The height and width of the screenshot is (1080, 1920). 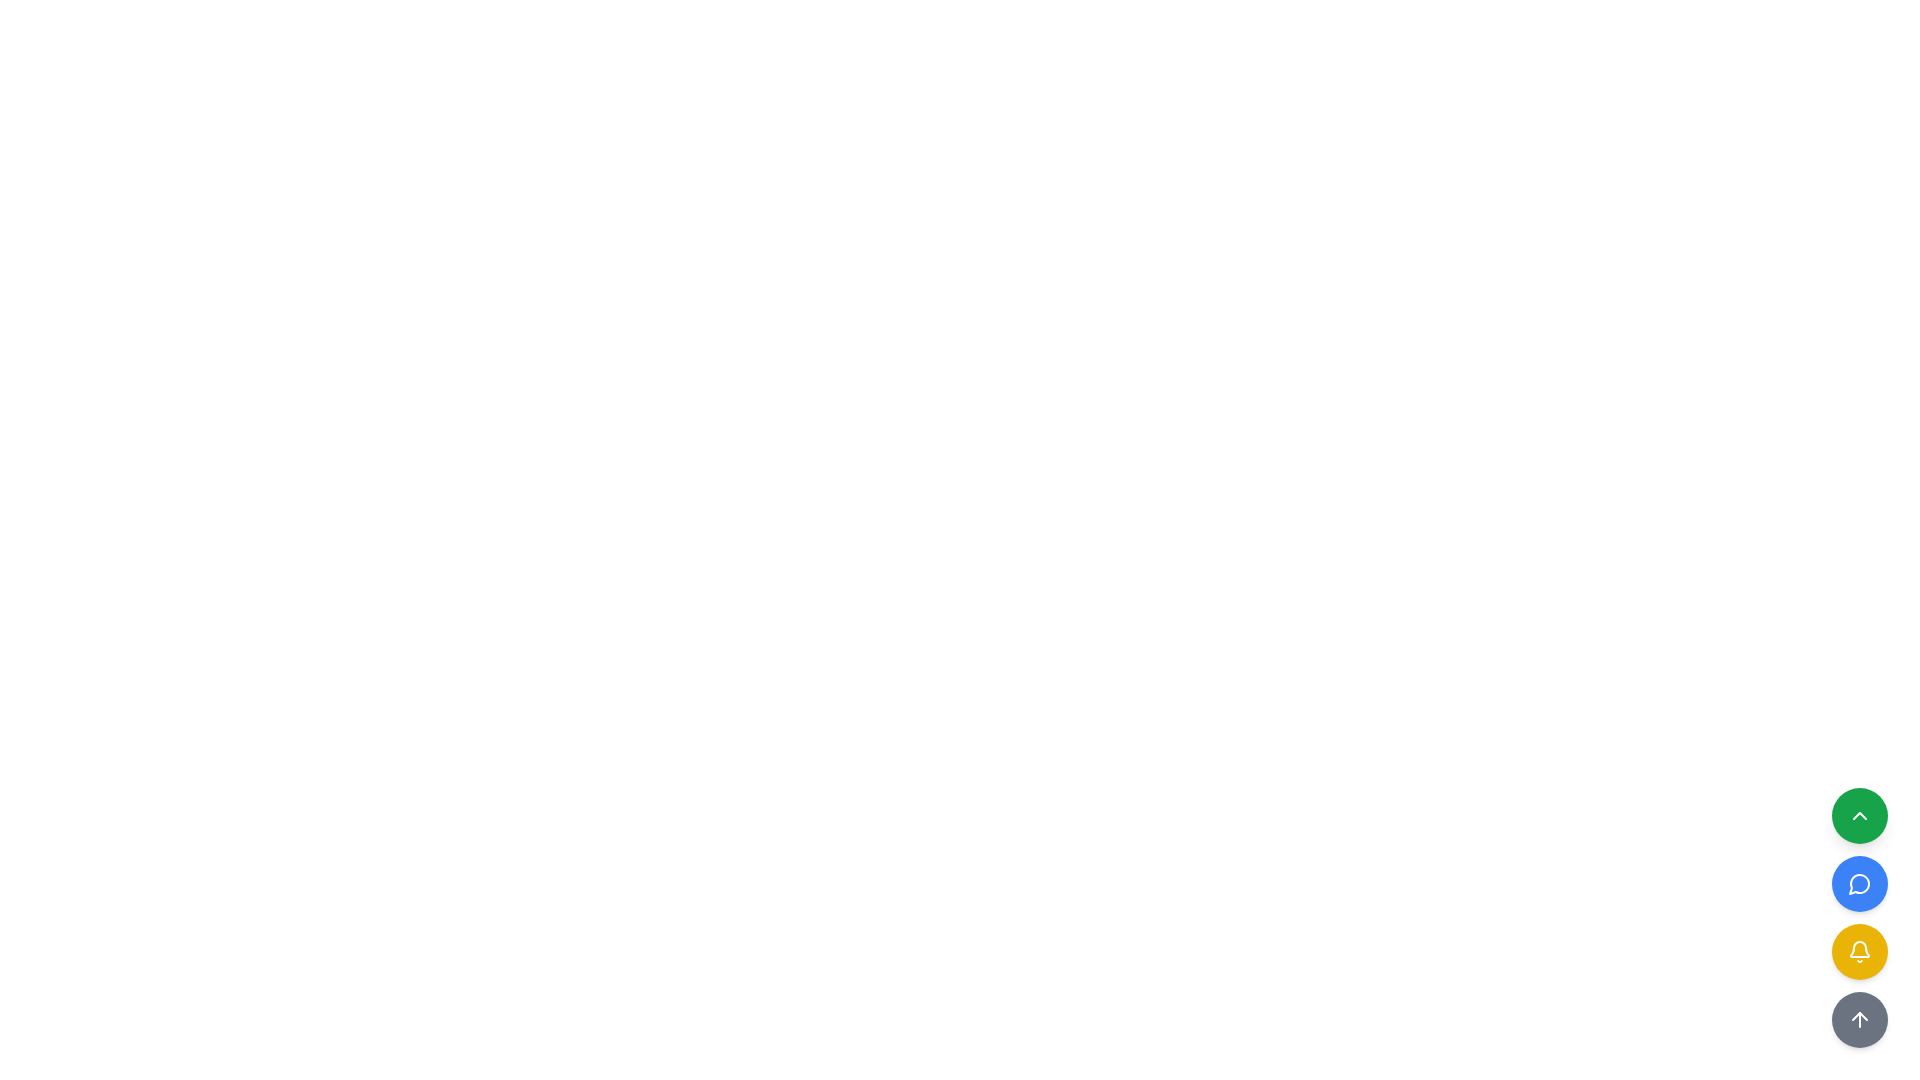 I want to click on the lower portion of the bell icon, which is part of a notification feature, so click(x=1859, y=947).